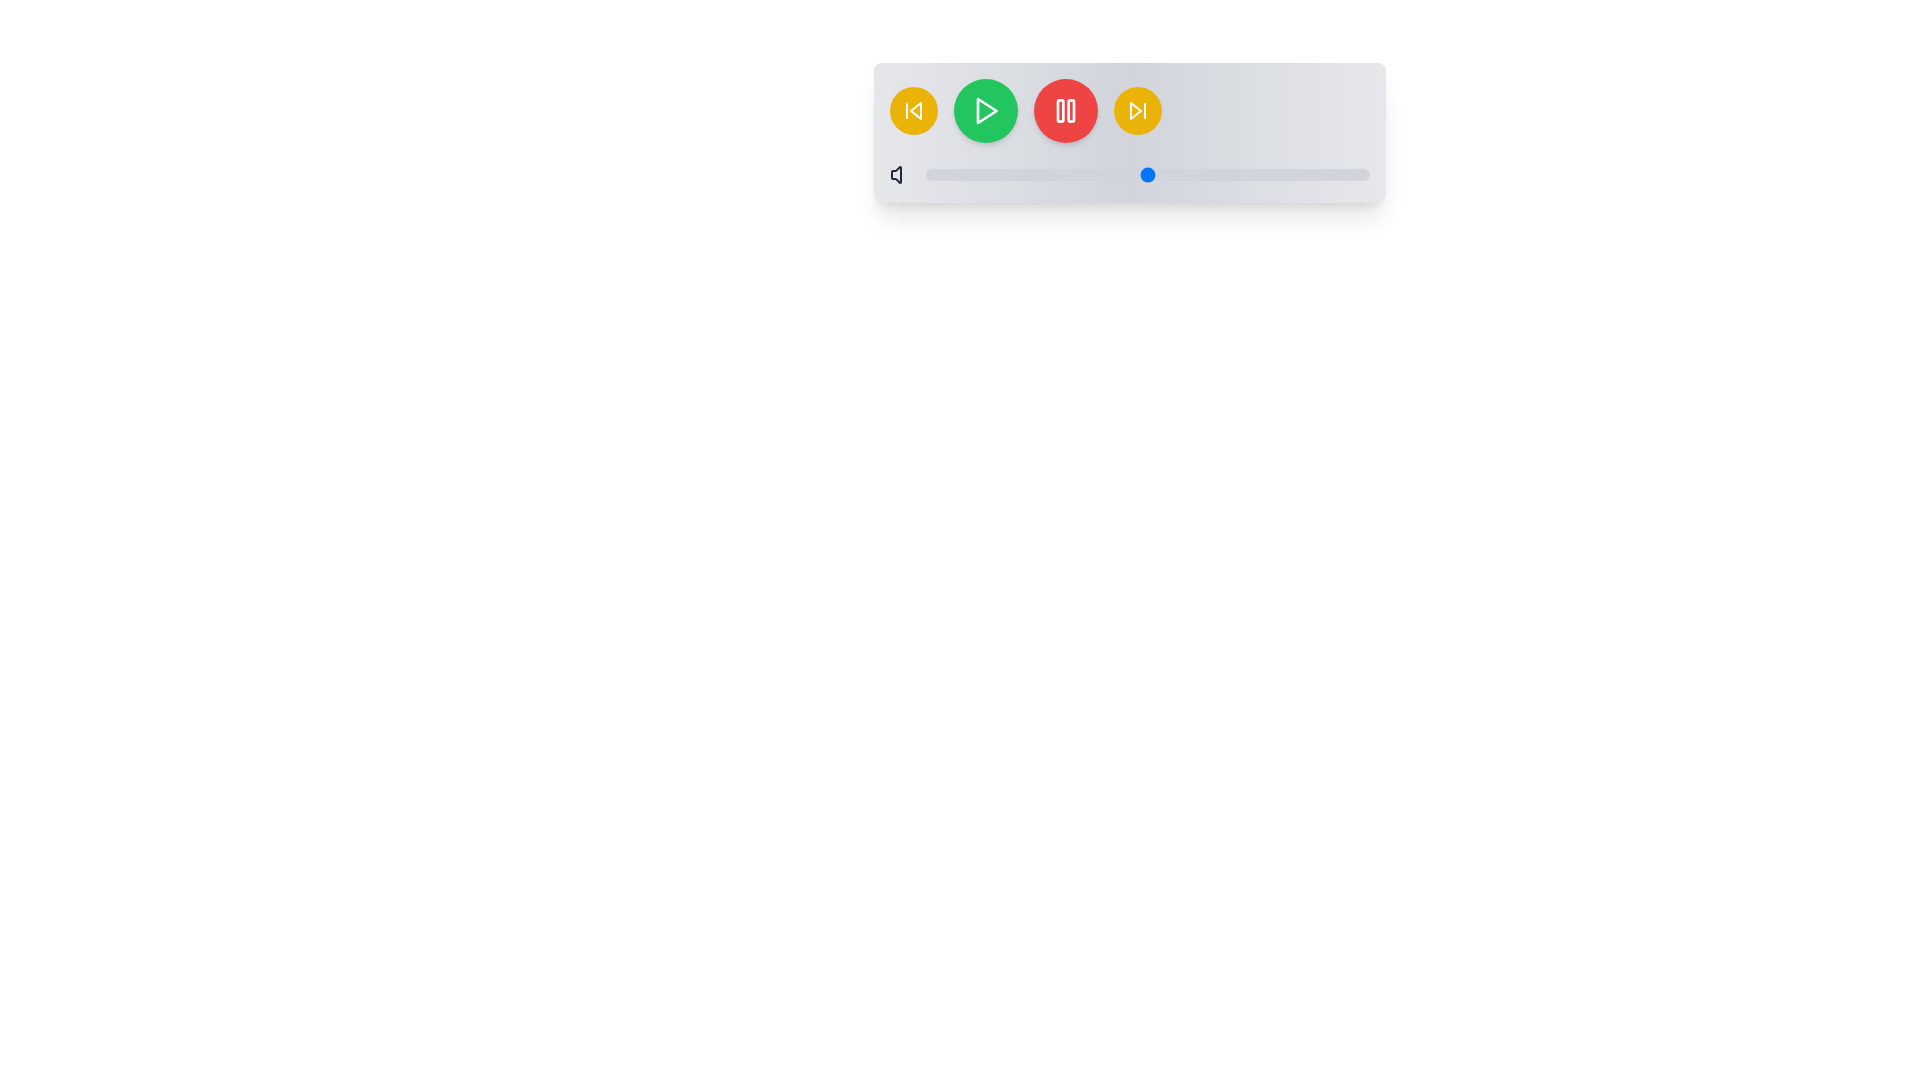  What do you see at coordinates (1040, 173) in the screenshot?
I see `the slider position` at bounding box center [1040, 173].